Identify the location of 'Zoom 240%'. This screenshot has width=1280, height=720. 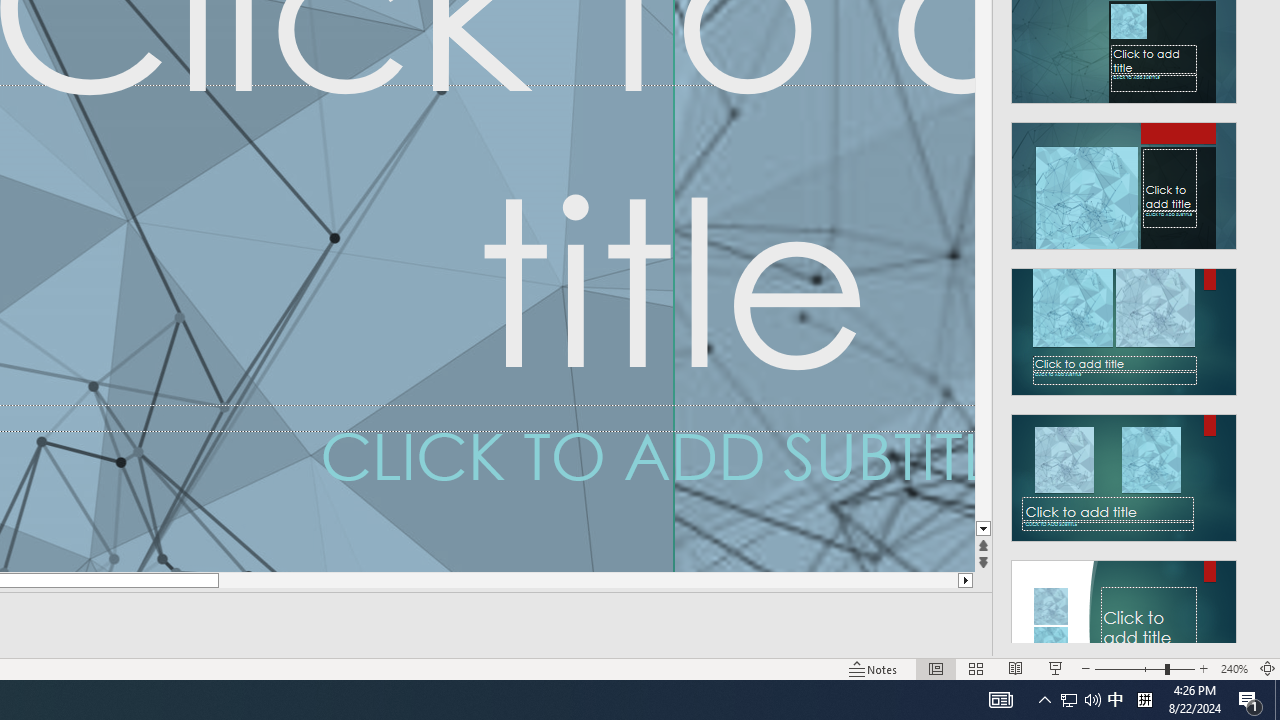
(1233, 669).